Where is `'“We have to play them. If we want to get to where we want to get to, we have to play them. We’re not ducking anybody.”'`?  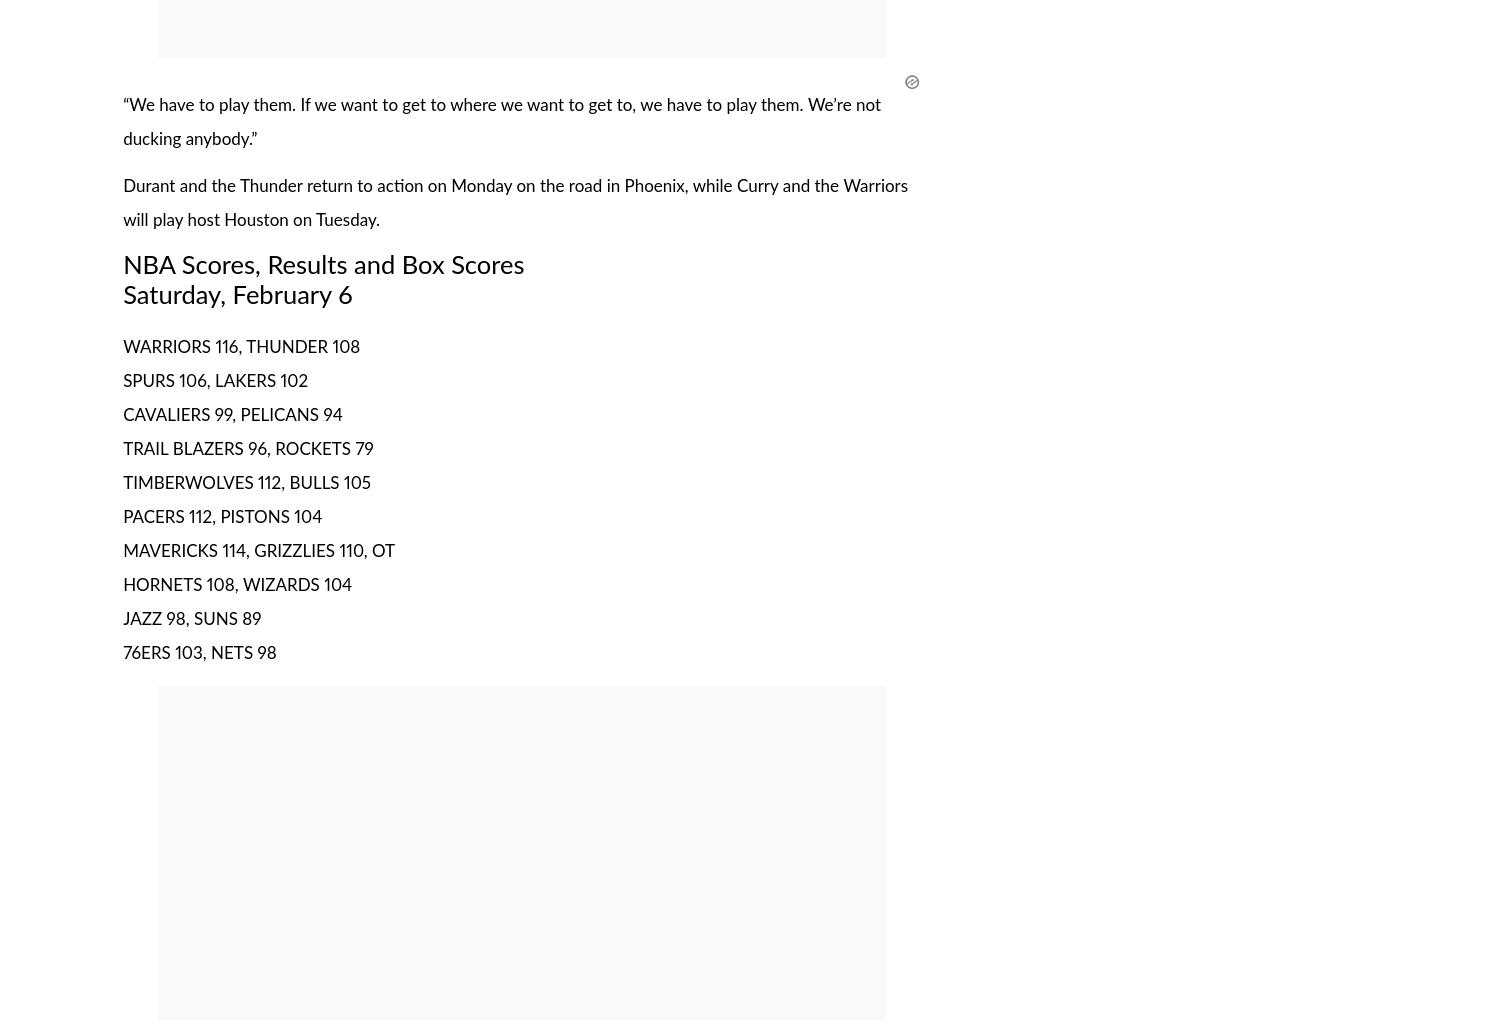 '“We have to play them. If we want to get to where we want to get to, we have to play them. We’re not ducking anybody.”' is located at coordinates (502, 121).